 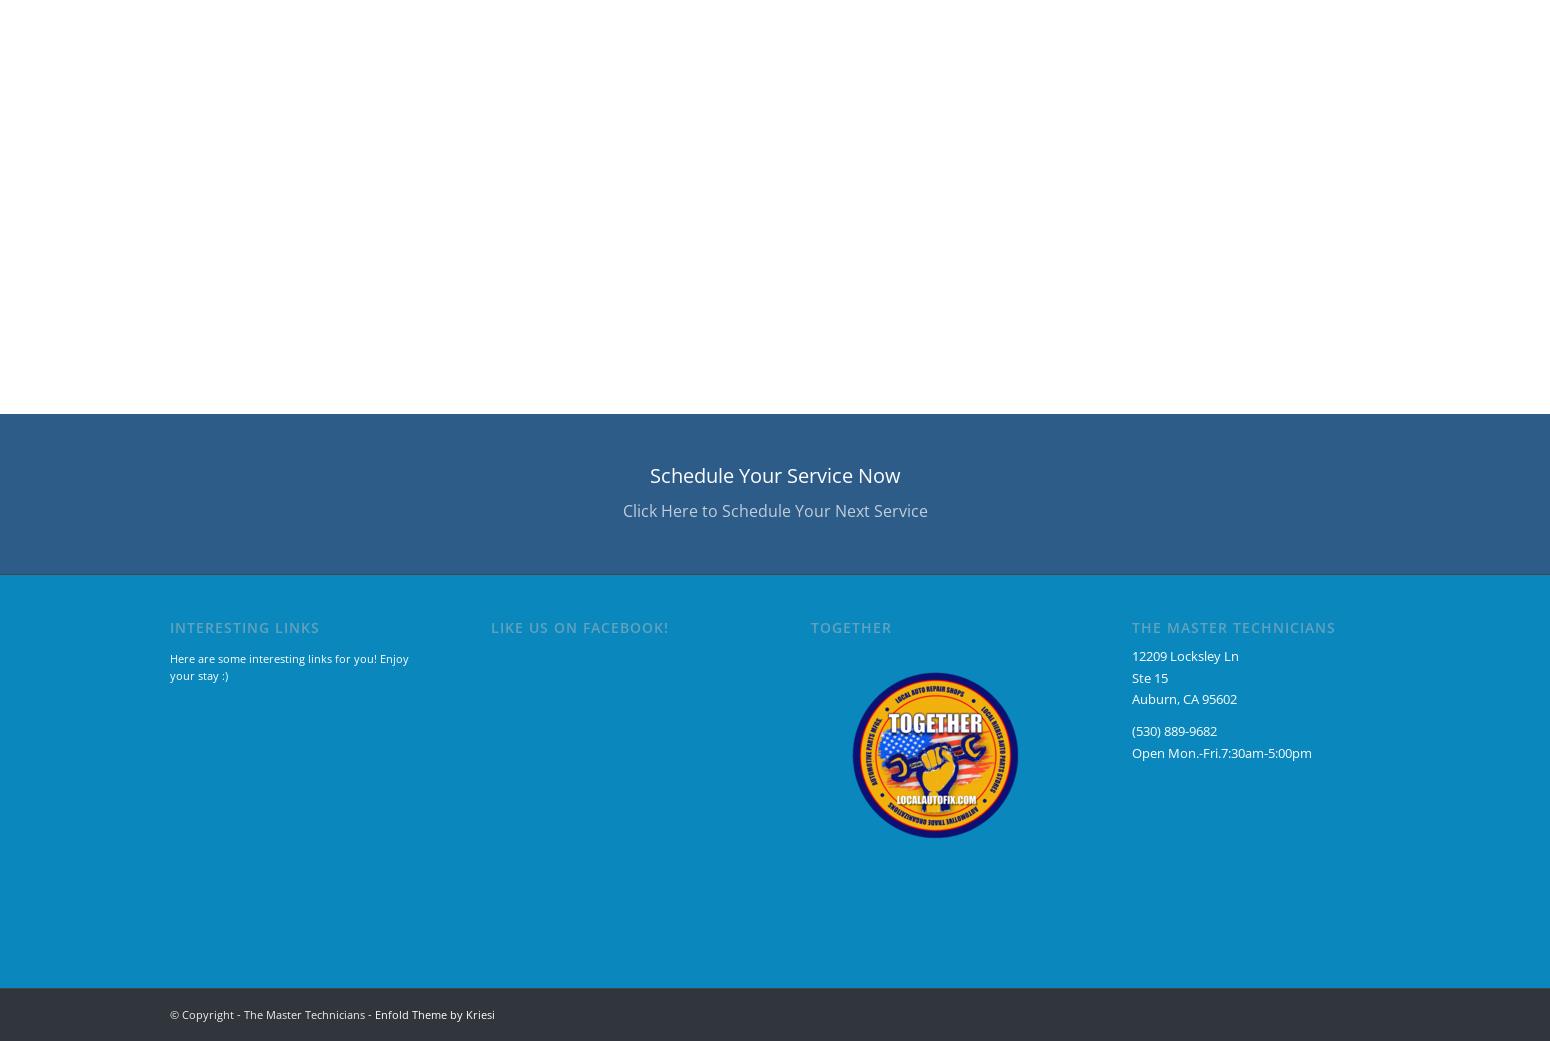 What do you see at coordinates (647, 473) in the screenshot?
I see `'Schedule Your Service Now'` at bounding box center [647, 473].